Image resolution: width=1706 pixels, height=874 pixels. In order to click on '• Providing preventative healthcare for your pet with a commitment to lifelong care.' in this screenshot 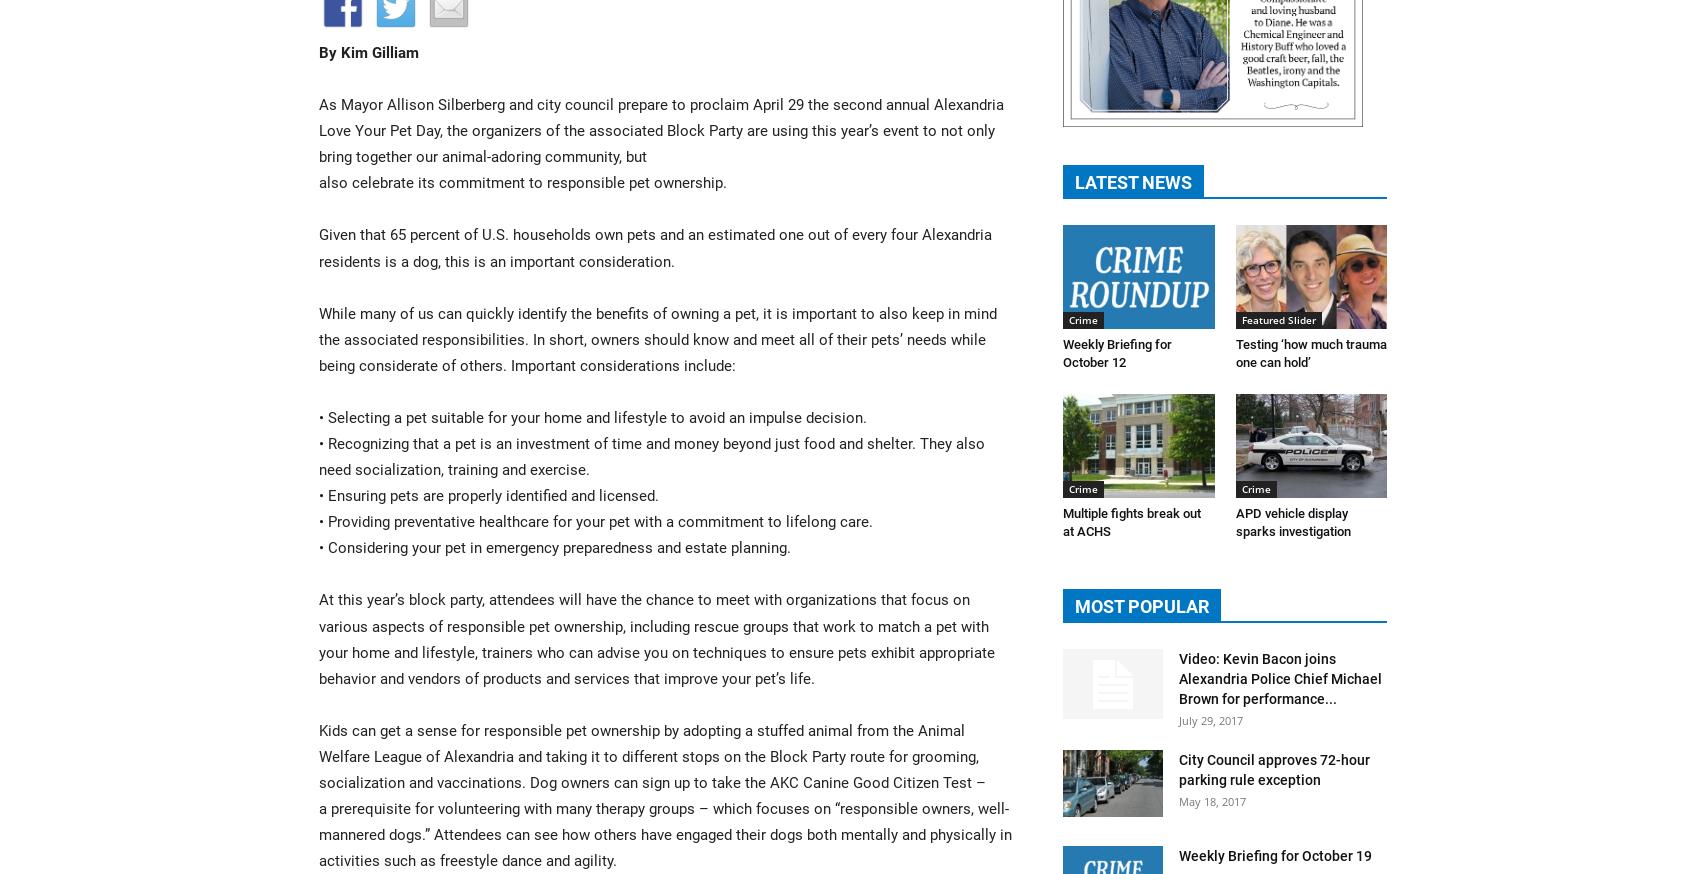, I will do `click(319, 522)`.